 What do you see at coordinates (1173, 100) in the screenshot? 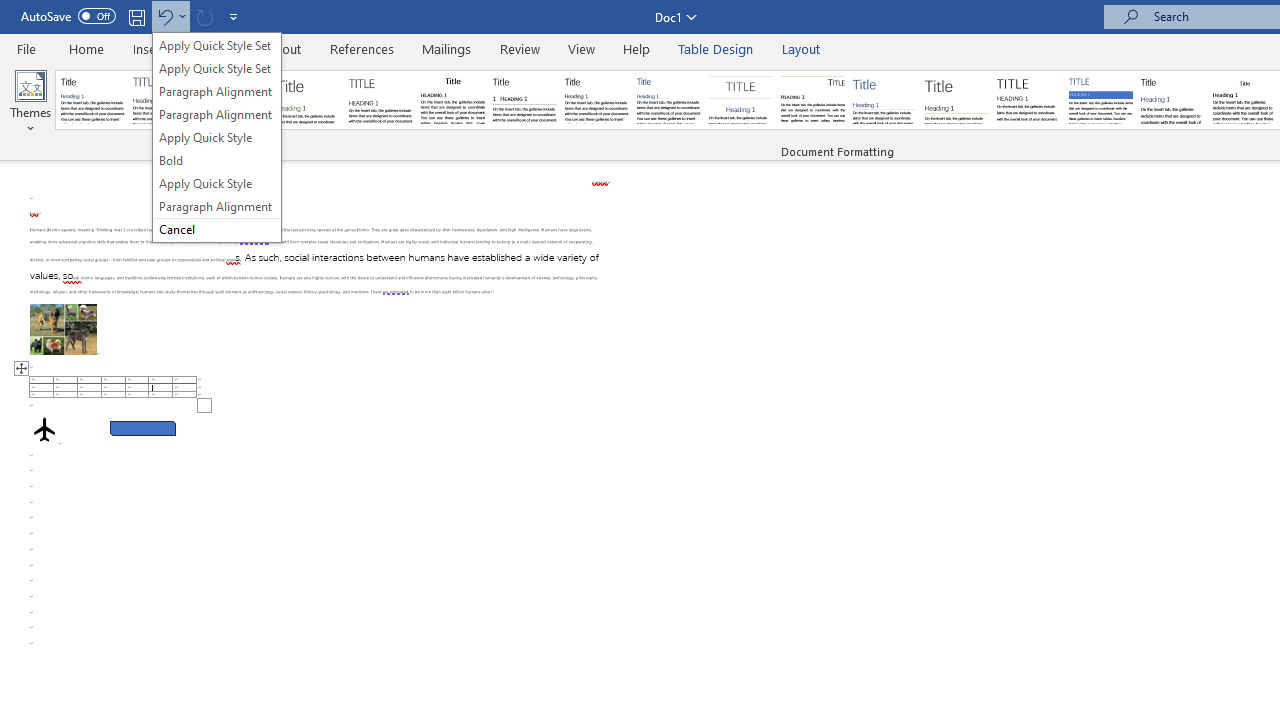
I see `'Word'` at bounding box center [1173, 100].